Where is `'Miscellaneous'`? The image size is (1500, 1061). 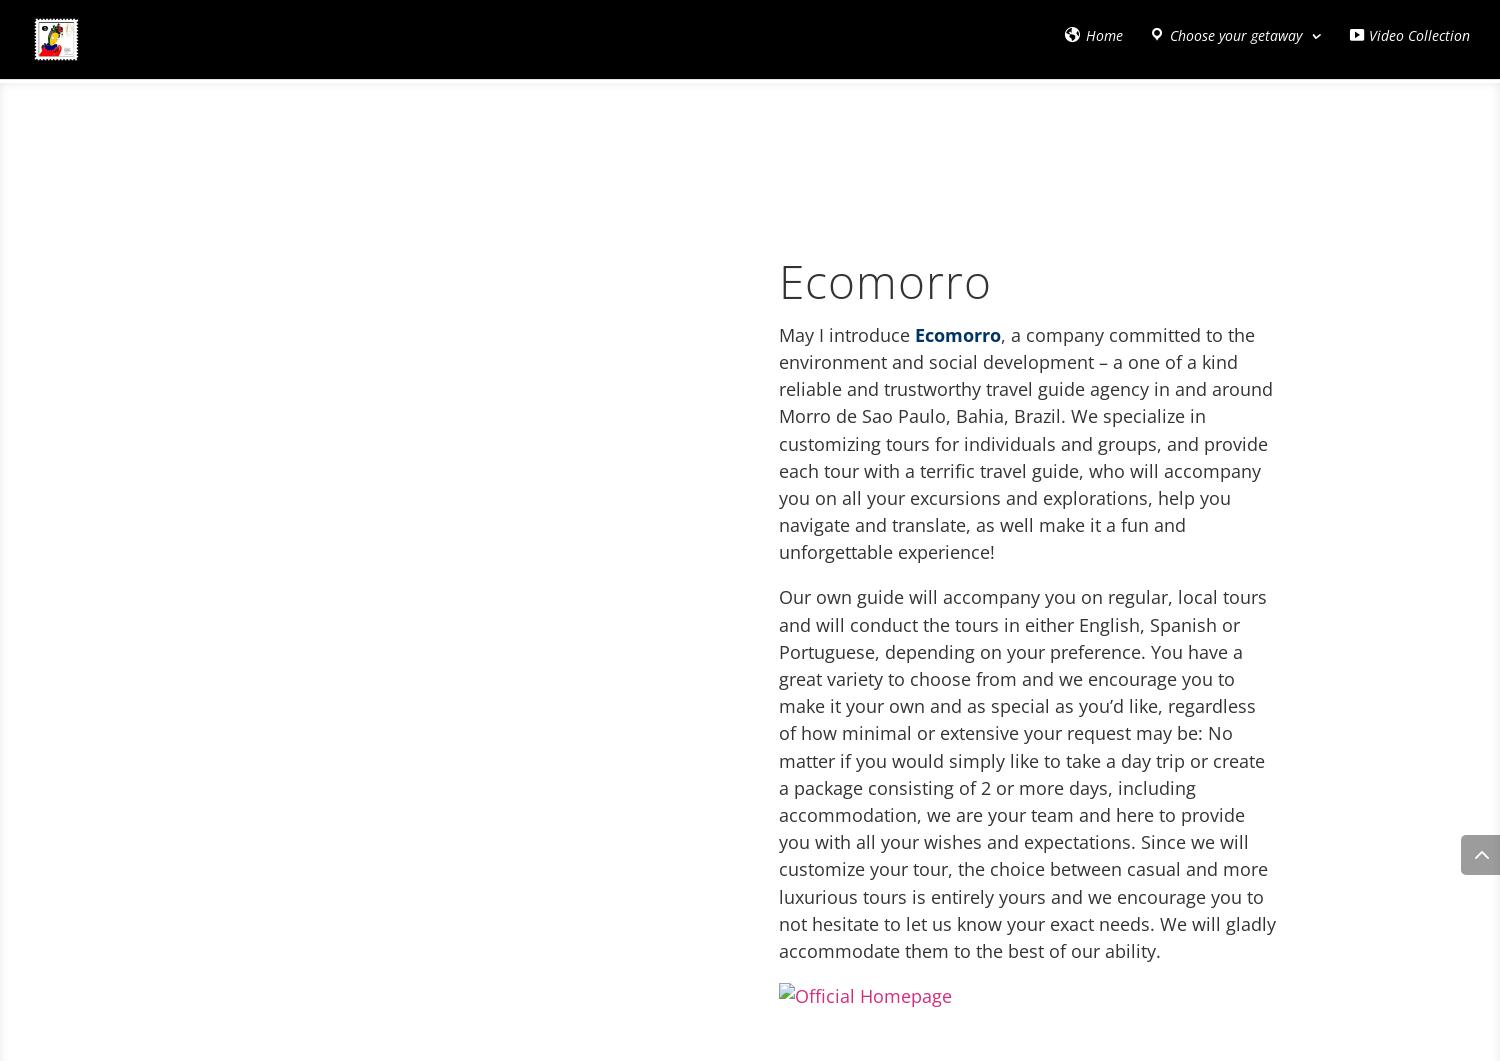 'Miscellaneous' is located at coordinates (486, 130).